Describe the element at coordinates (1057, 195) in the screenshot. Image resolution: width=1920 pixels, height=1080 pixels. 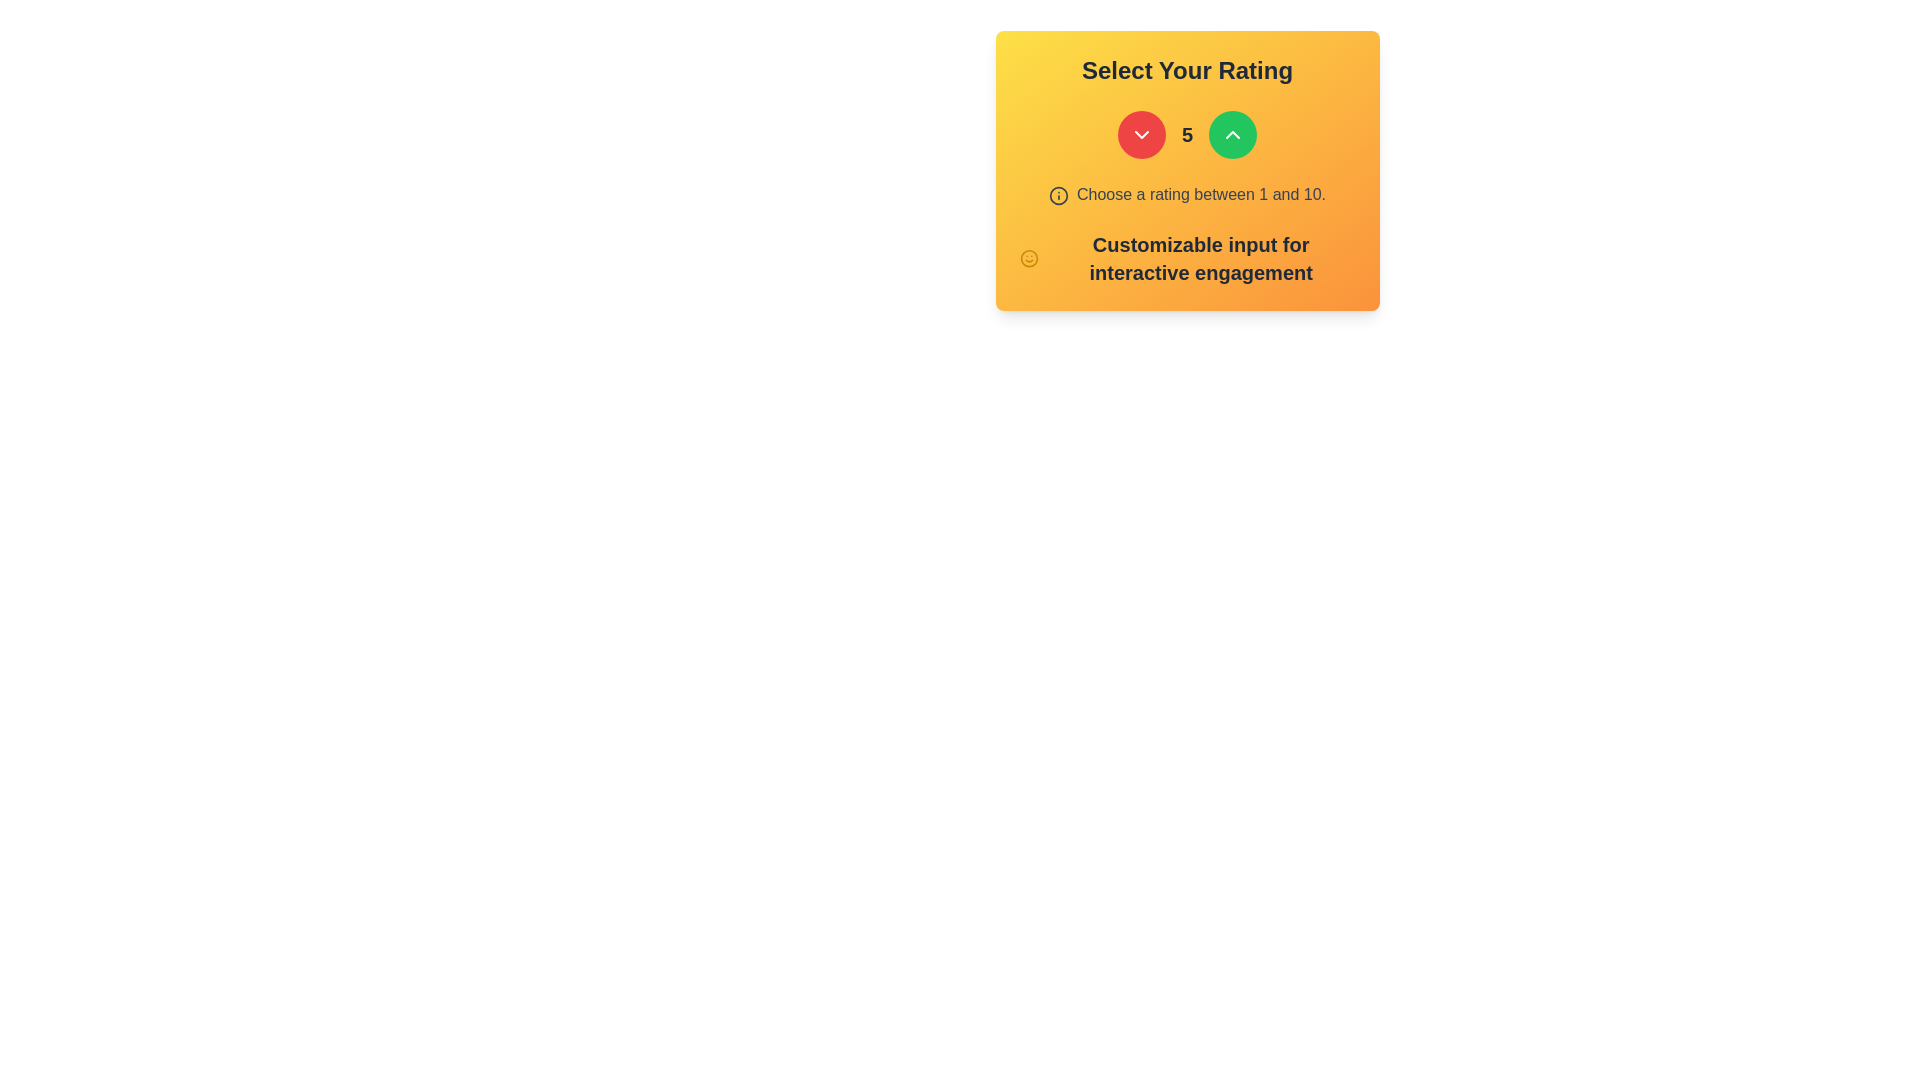
I see `the small circular information icon located to the left of the text 'Choose a rating between 1 and 10.'` at that location.